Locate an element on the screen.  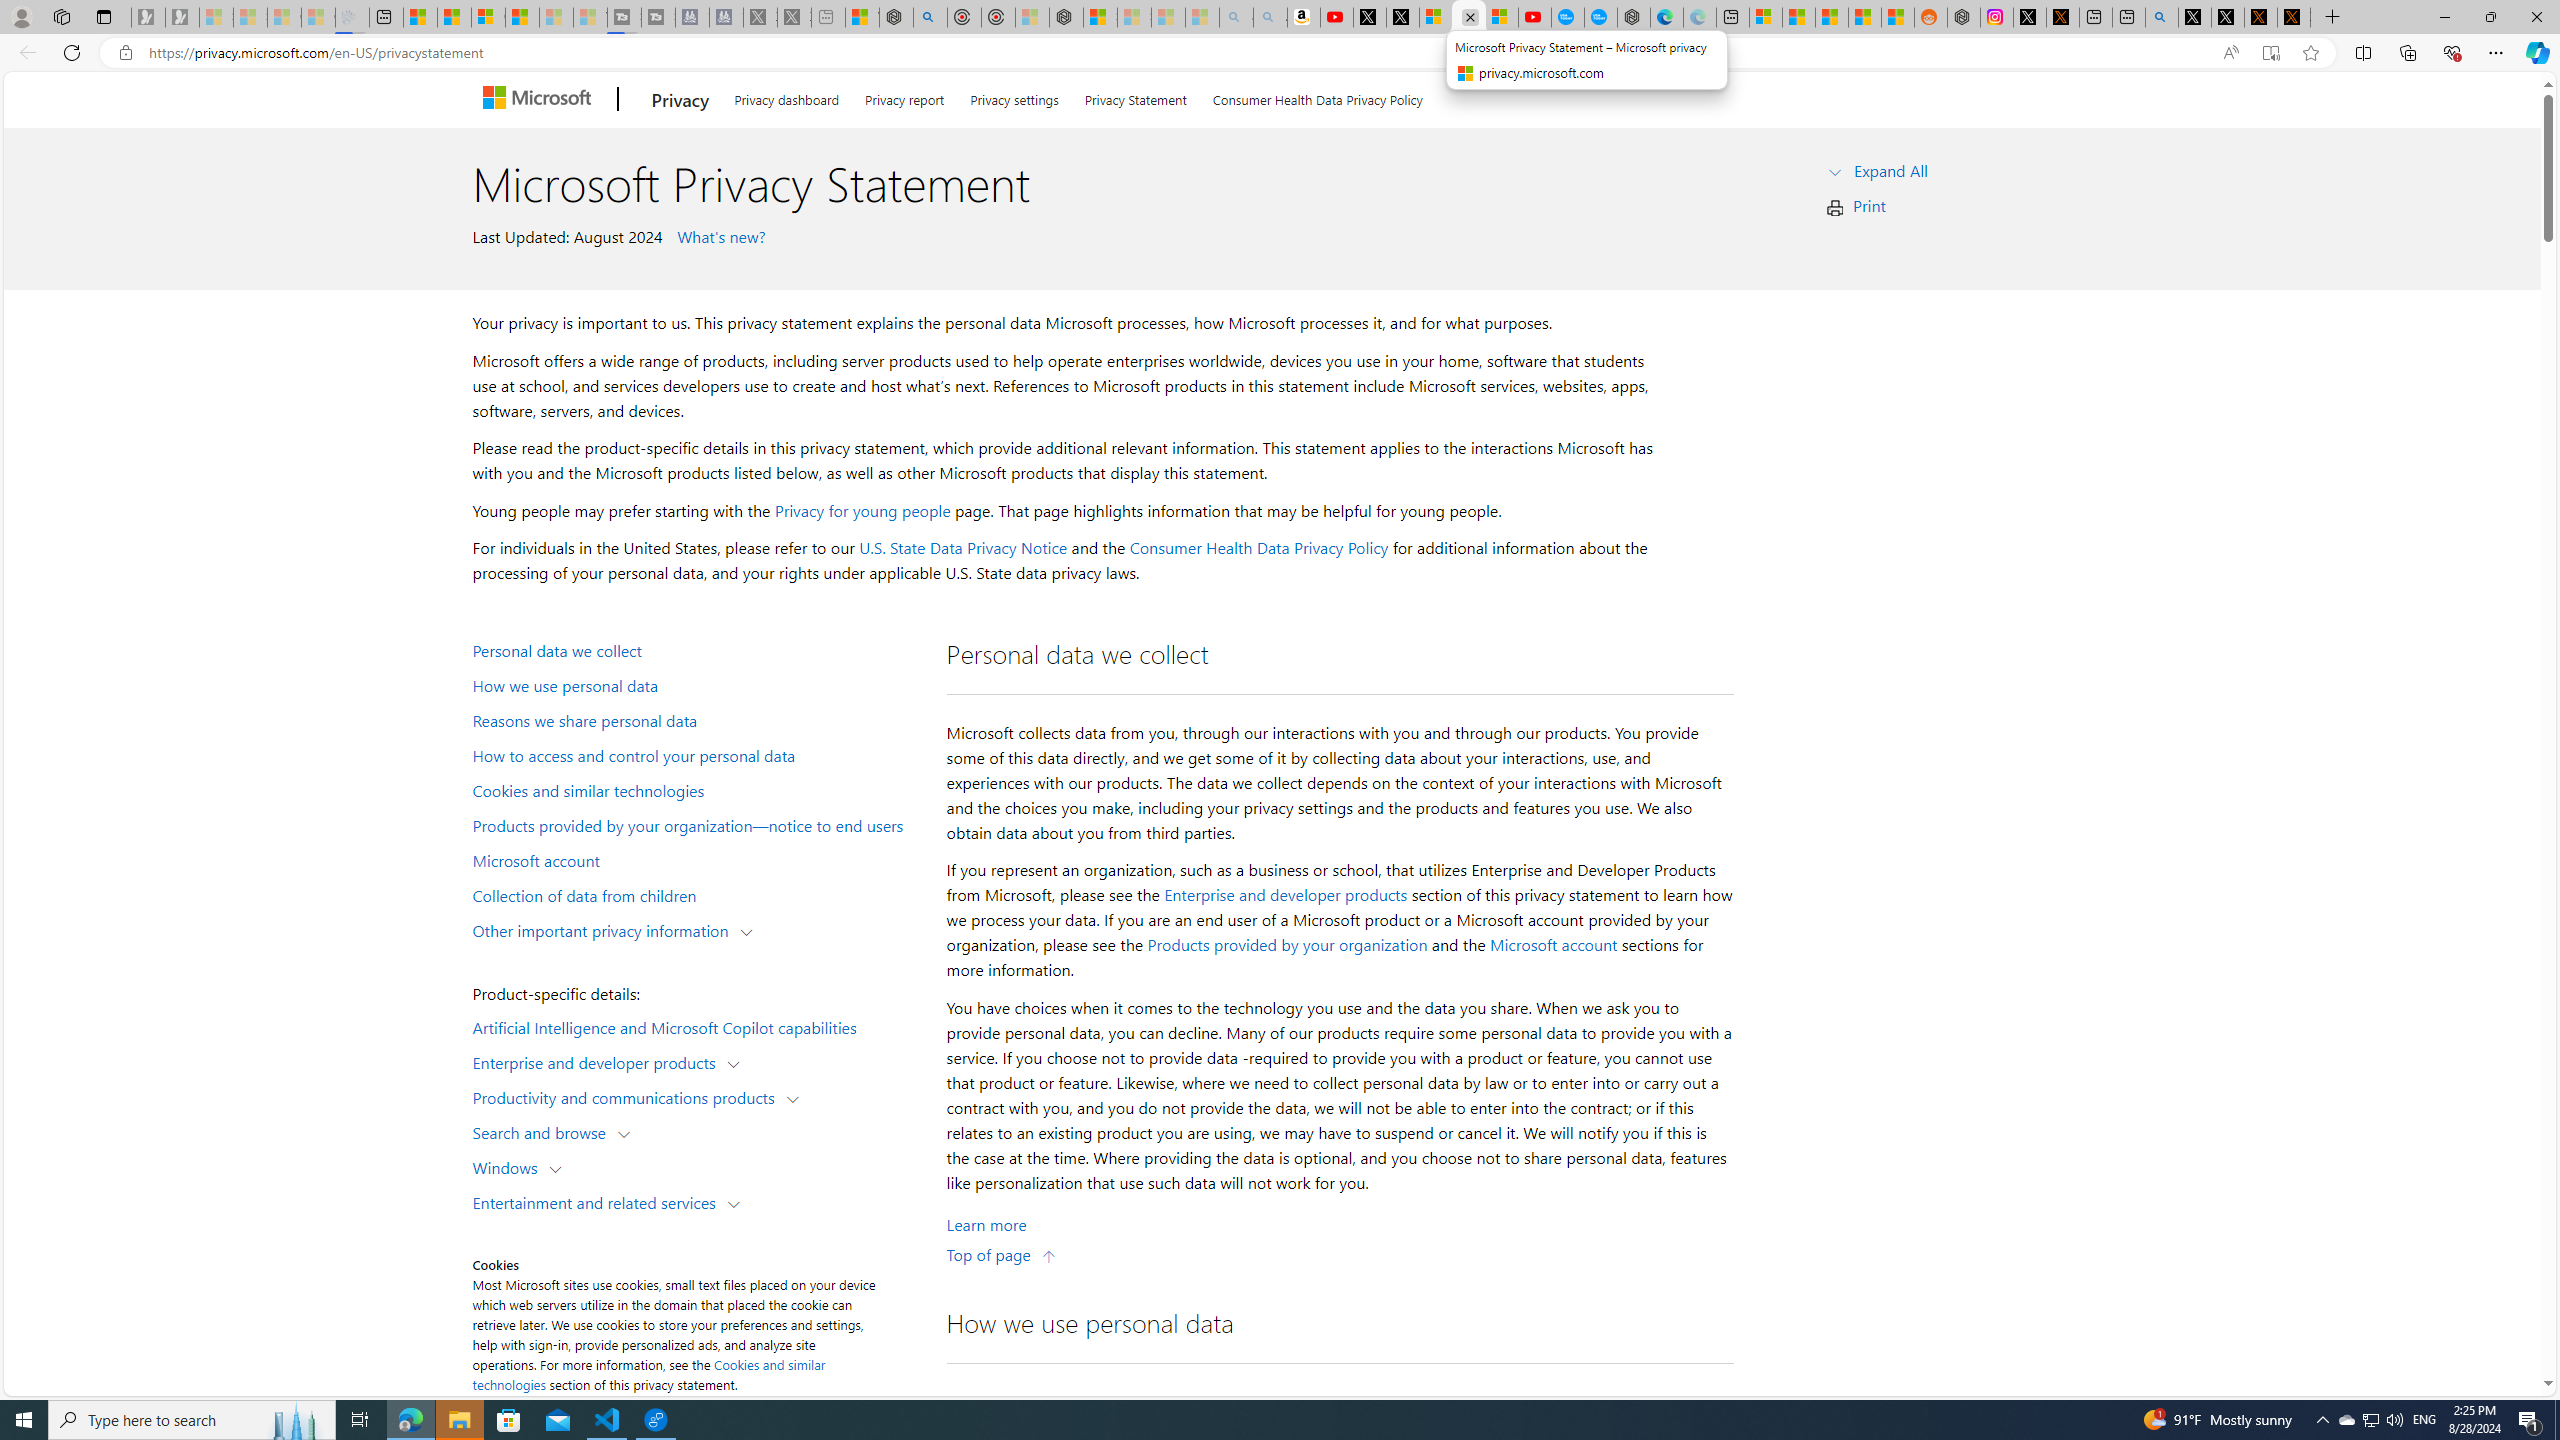
' What' is located at coordinates (717, 235).